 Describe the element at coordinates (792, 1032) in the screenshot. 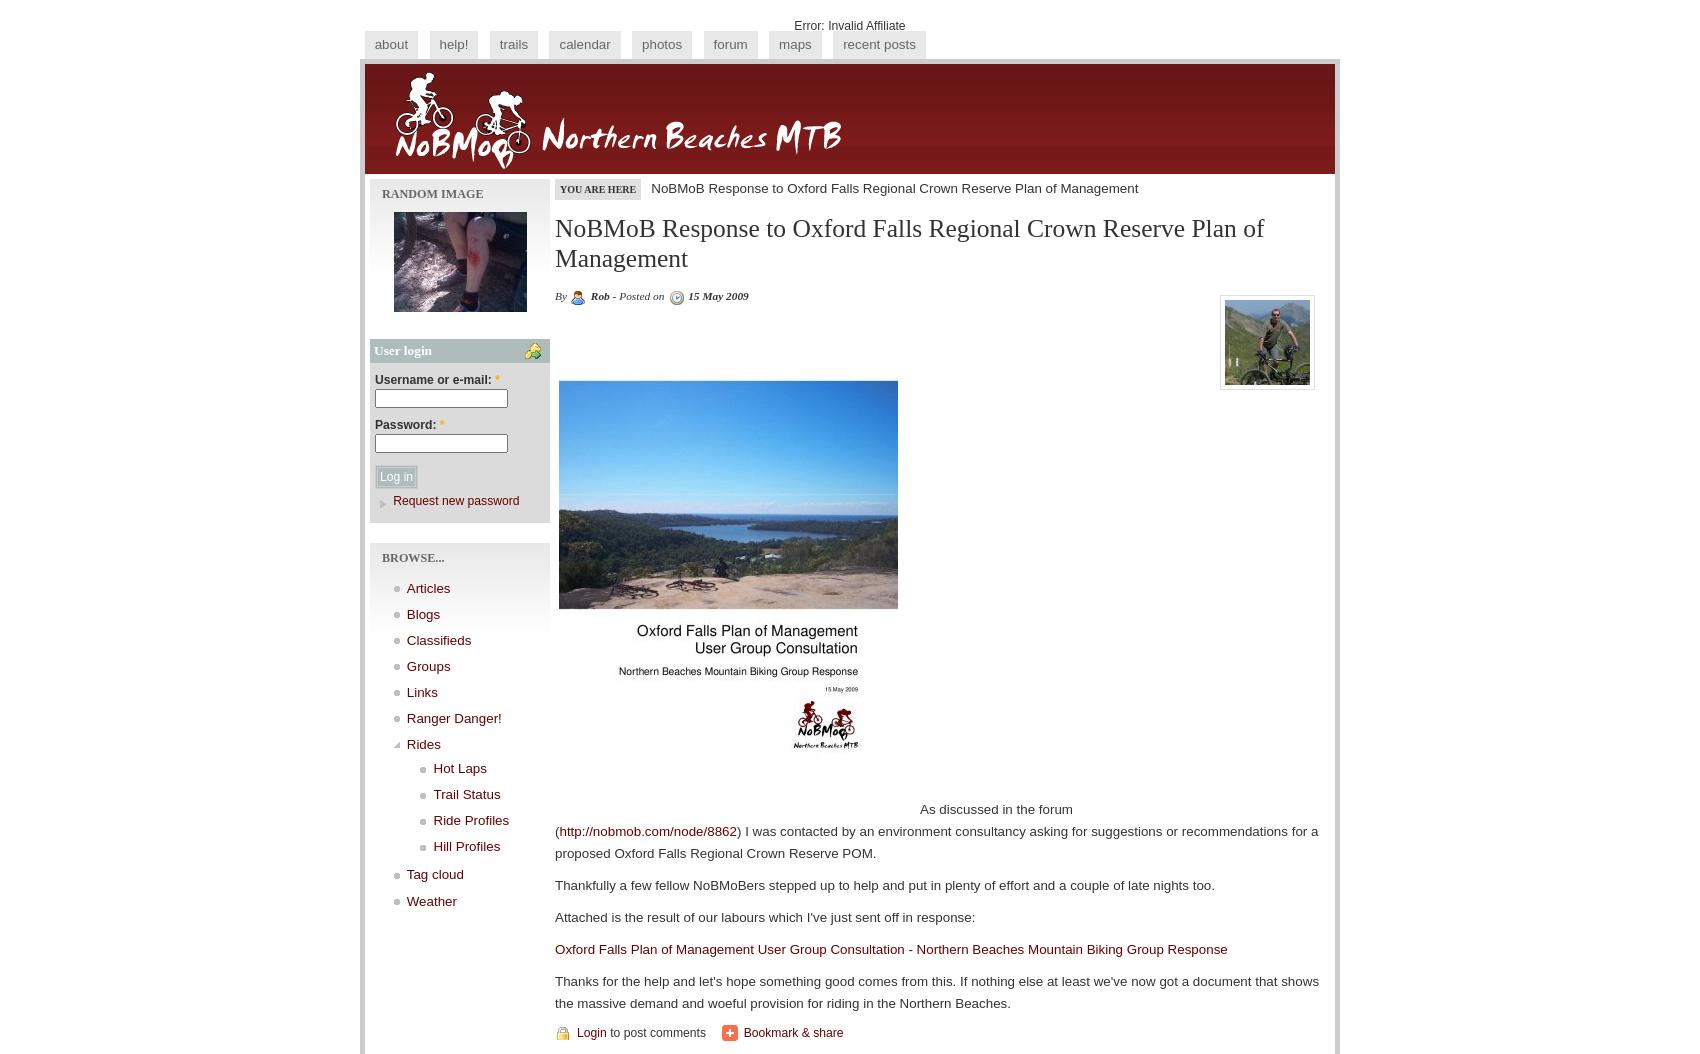

I see `'Bookmark & share'` at that location.